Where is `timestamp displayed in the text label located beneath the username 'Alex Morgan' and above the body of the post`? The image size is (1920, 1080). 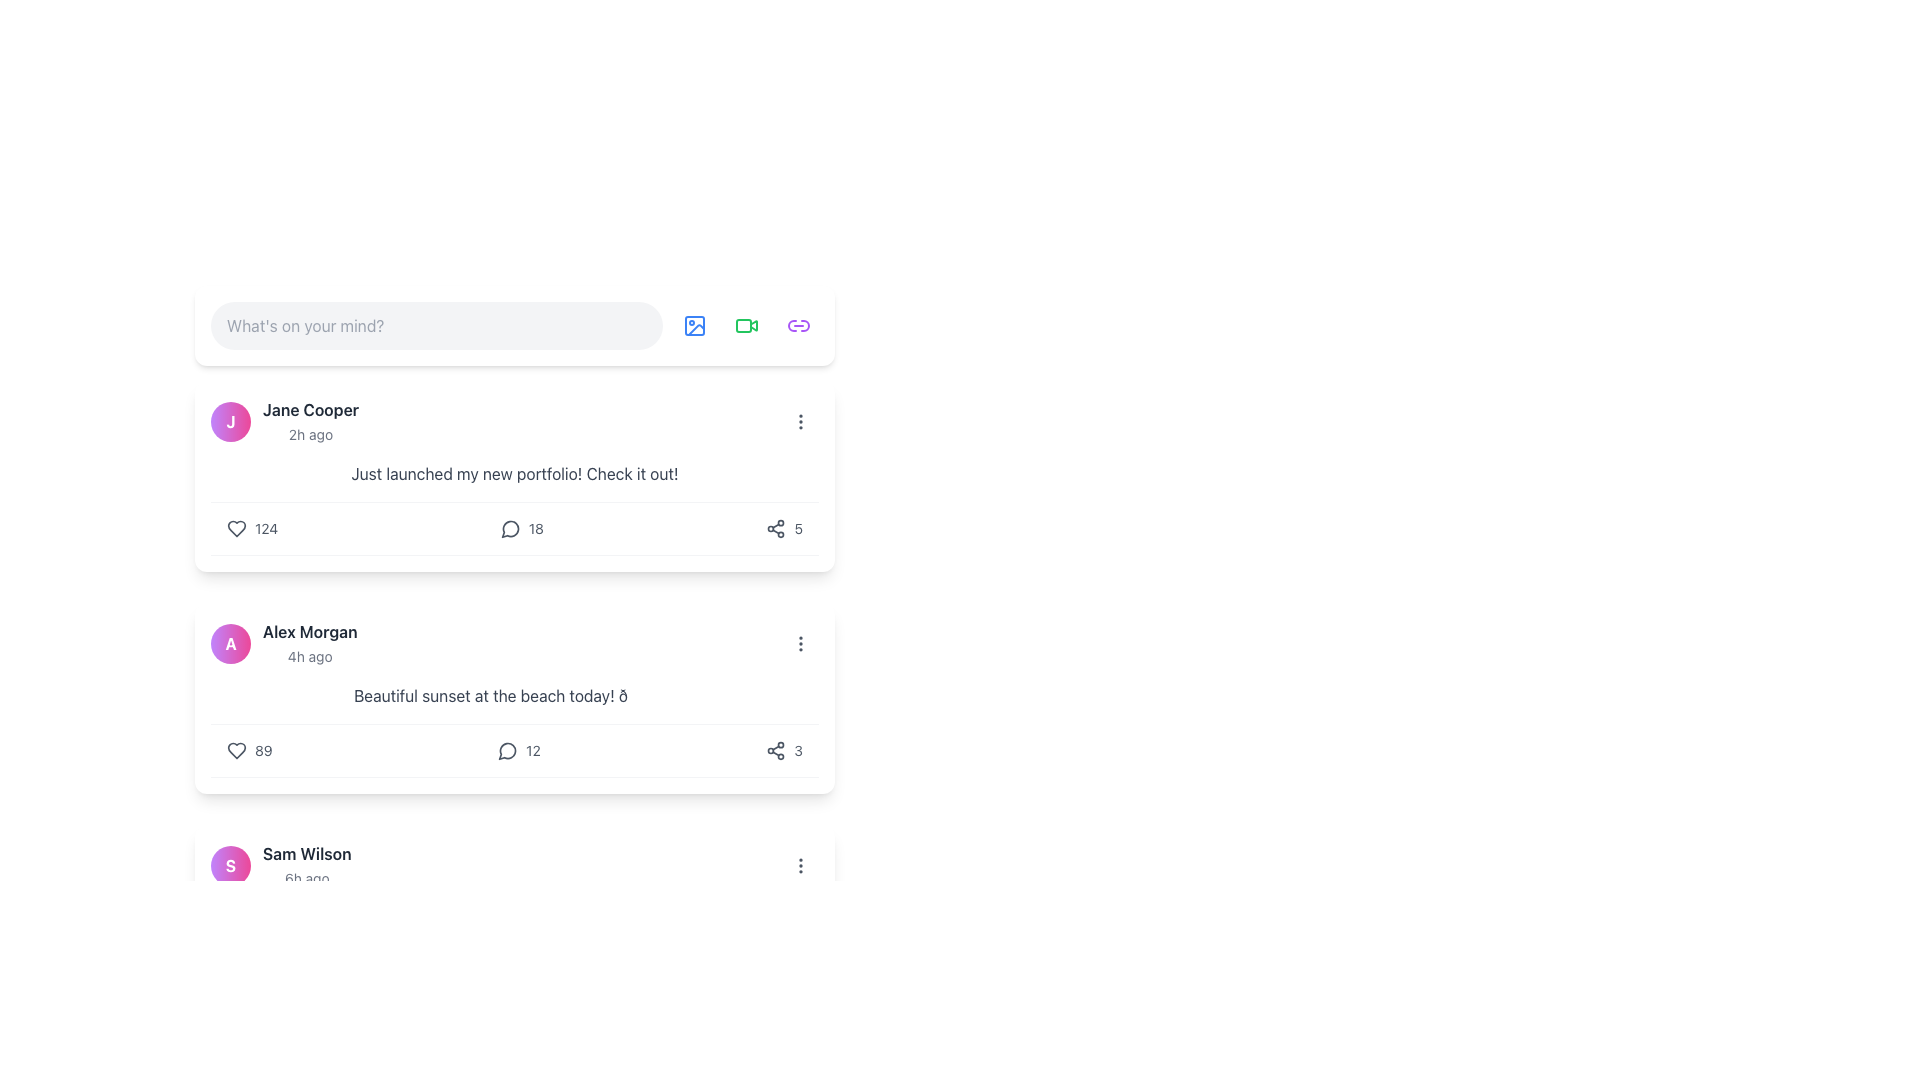 timestamp displayed in the text label located beneath the username 'Alex Morgan' and above the body of the post is located at coordinates (309, 656).